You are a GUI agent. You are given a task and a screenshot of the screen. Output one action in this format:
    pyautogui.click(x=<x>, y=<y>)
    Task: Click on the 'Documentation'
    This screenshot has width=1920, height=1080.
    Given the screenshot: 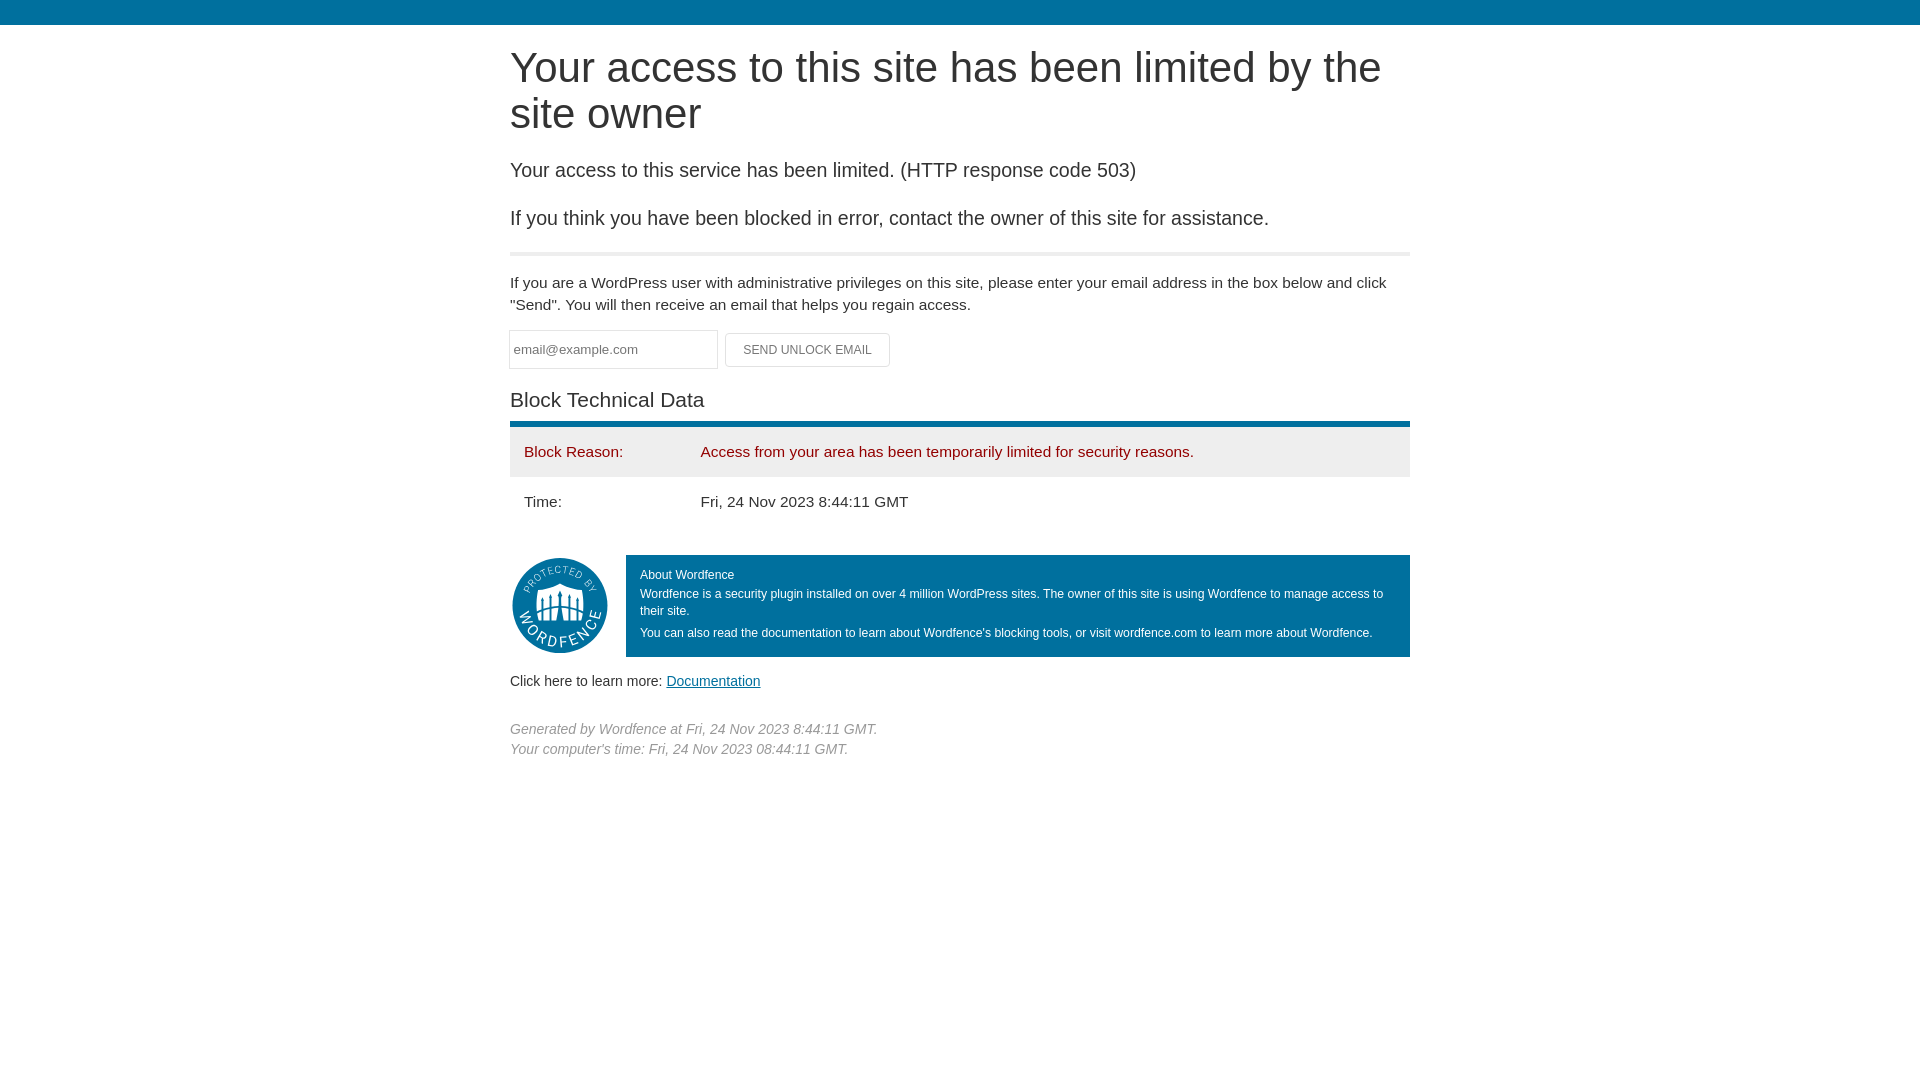 What is the action you would take?
    pyautogui.click(x=713, y=680)
    